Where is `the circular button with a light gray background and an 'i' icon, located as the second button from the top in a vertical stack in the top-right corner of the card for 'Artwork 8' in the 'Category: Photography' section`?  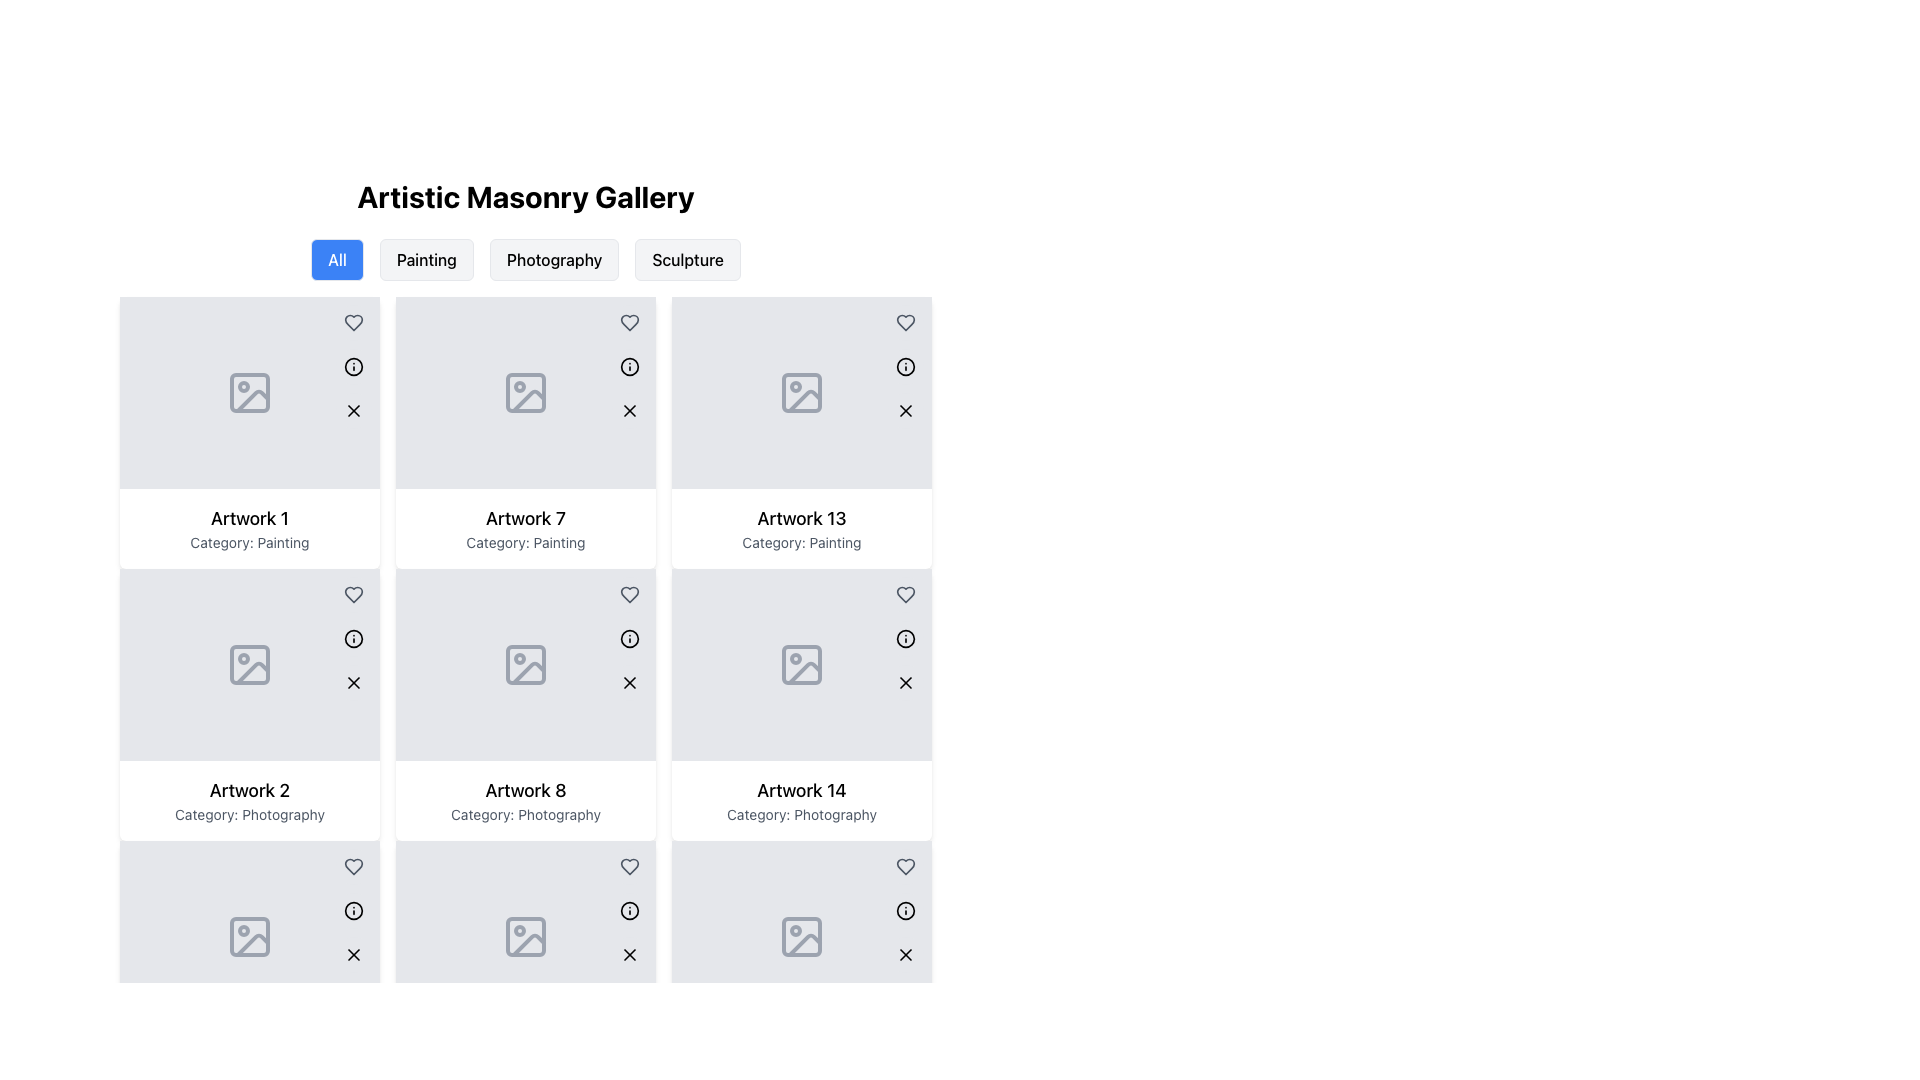
the circular button with a light gray background and an 'i' icon, located as the second button from the top in a vertical stack in the top-right corner of the card for 'Artwork 8' in the 'Category: Photography' section is located at coordinates (628, 910).